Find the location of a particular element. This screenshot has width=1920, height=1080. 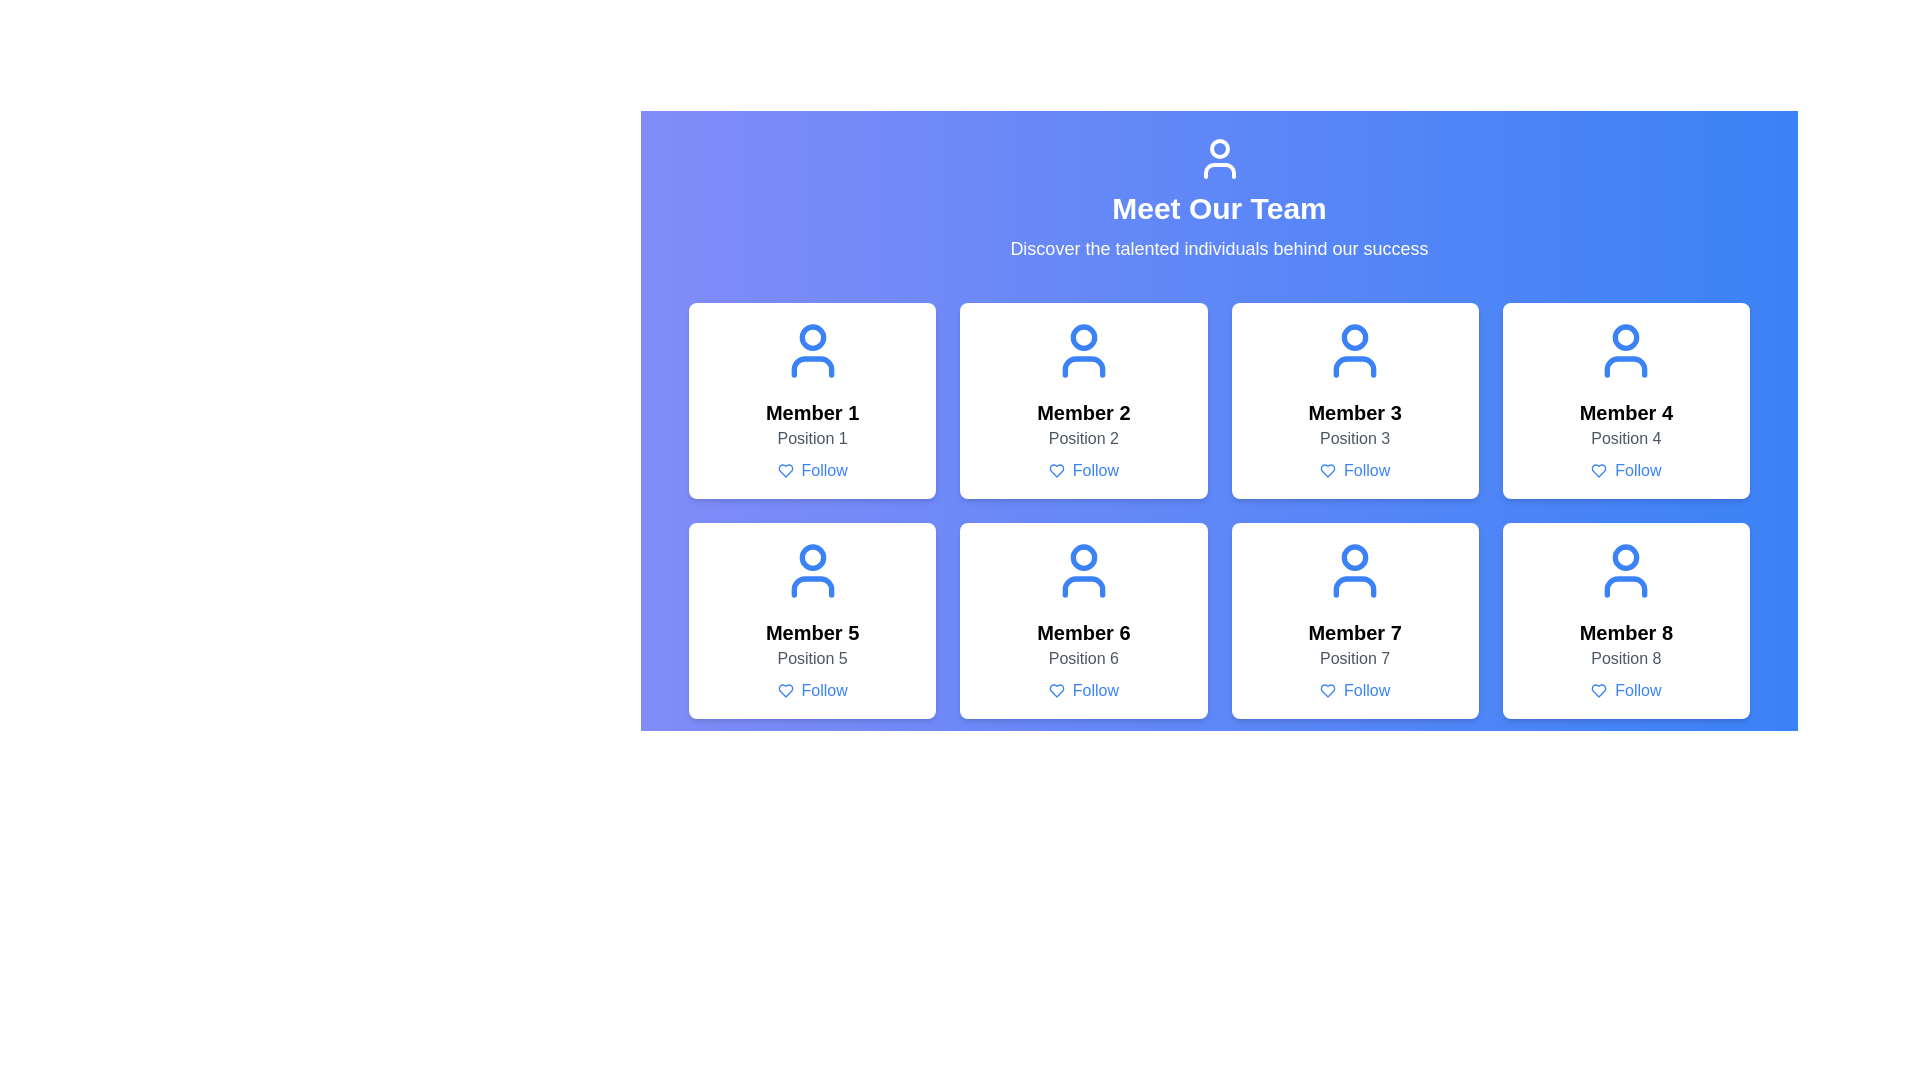

the card UI element labeled 'Member 3' which includes a blue button 'Follow' and a user icon in blue is located at coordinates (1355, 401).